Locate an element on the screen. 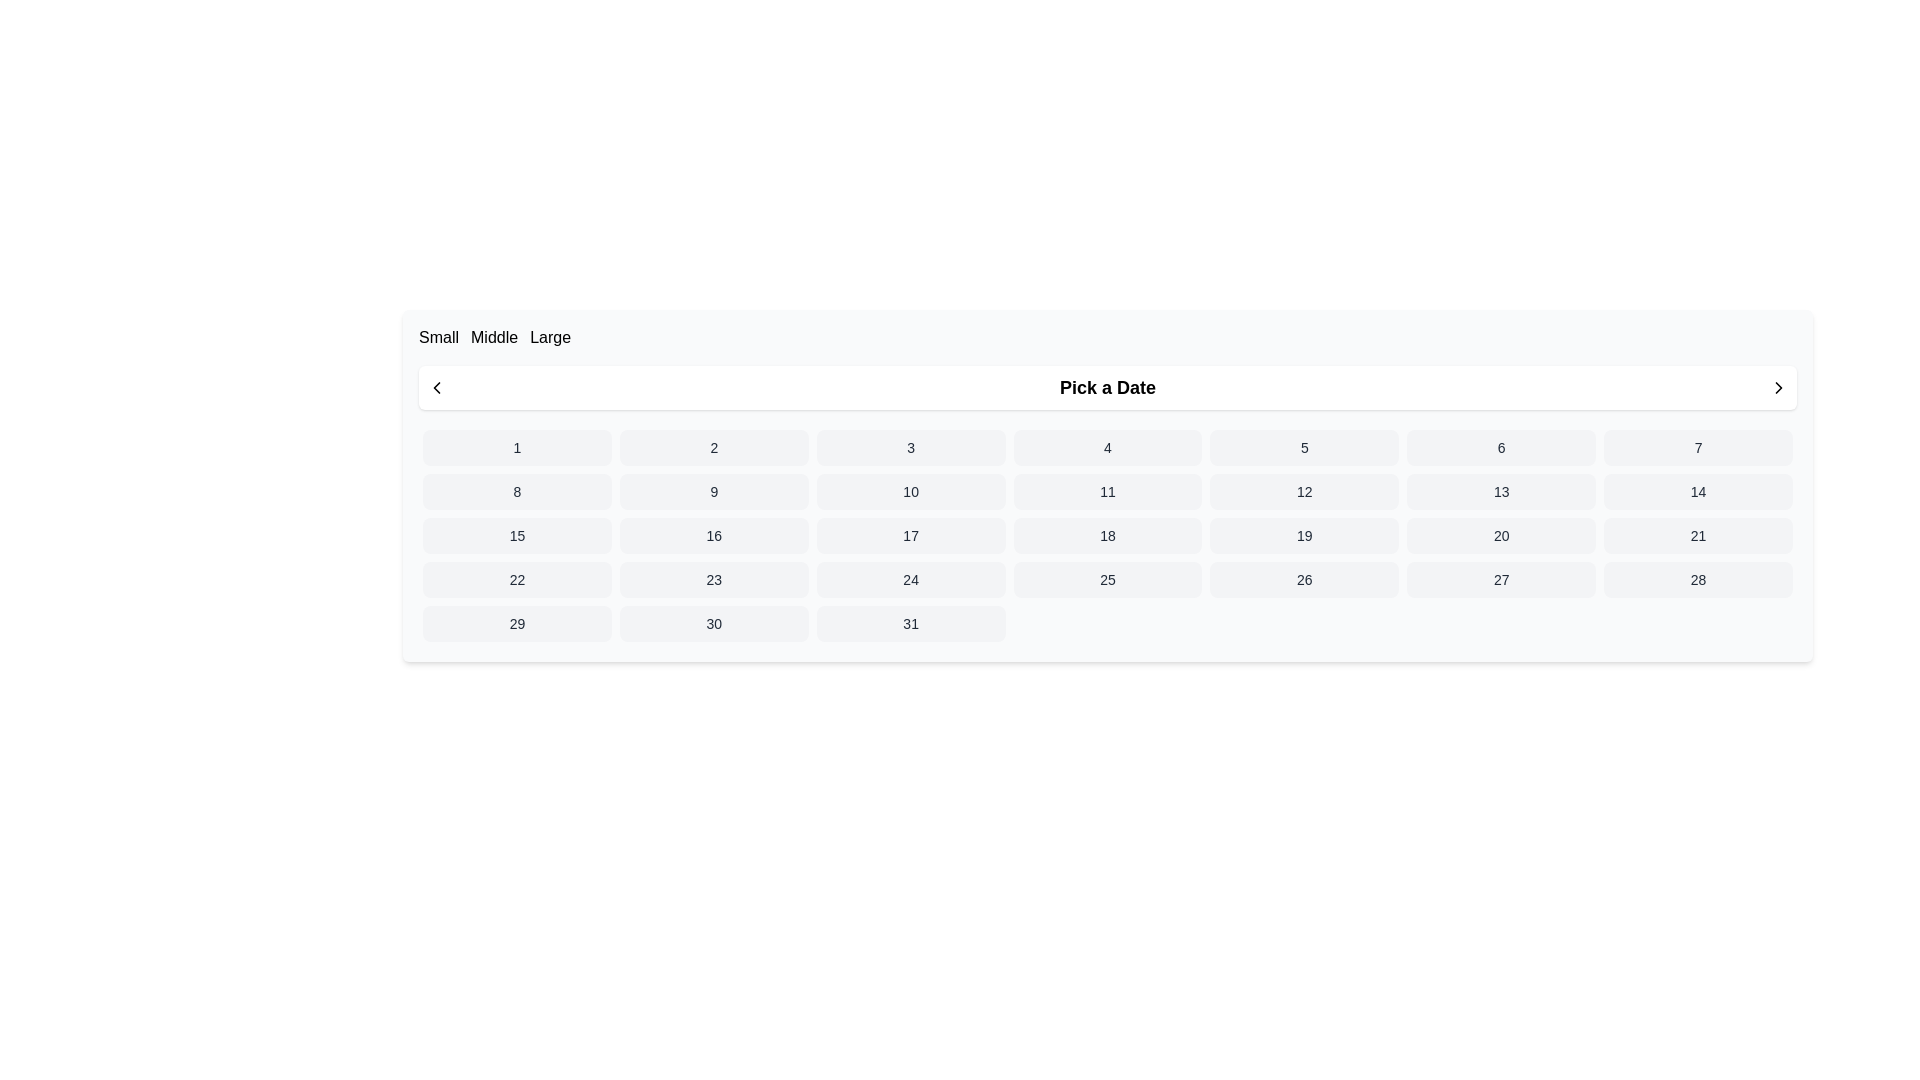  the rectangular button with rounded corners containing the number '22' is located at coordinates (517, 579).